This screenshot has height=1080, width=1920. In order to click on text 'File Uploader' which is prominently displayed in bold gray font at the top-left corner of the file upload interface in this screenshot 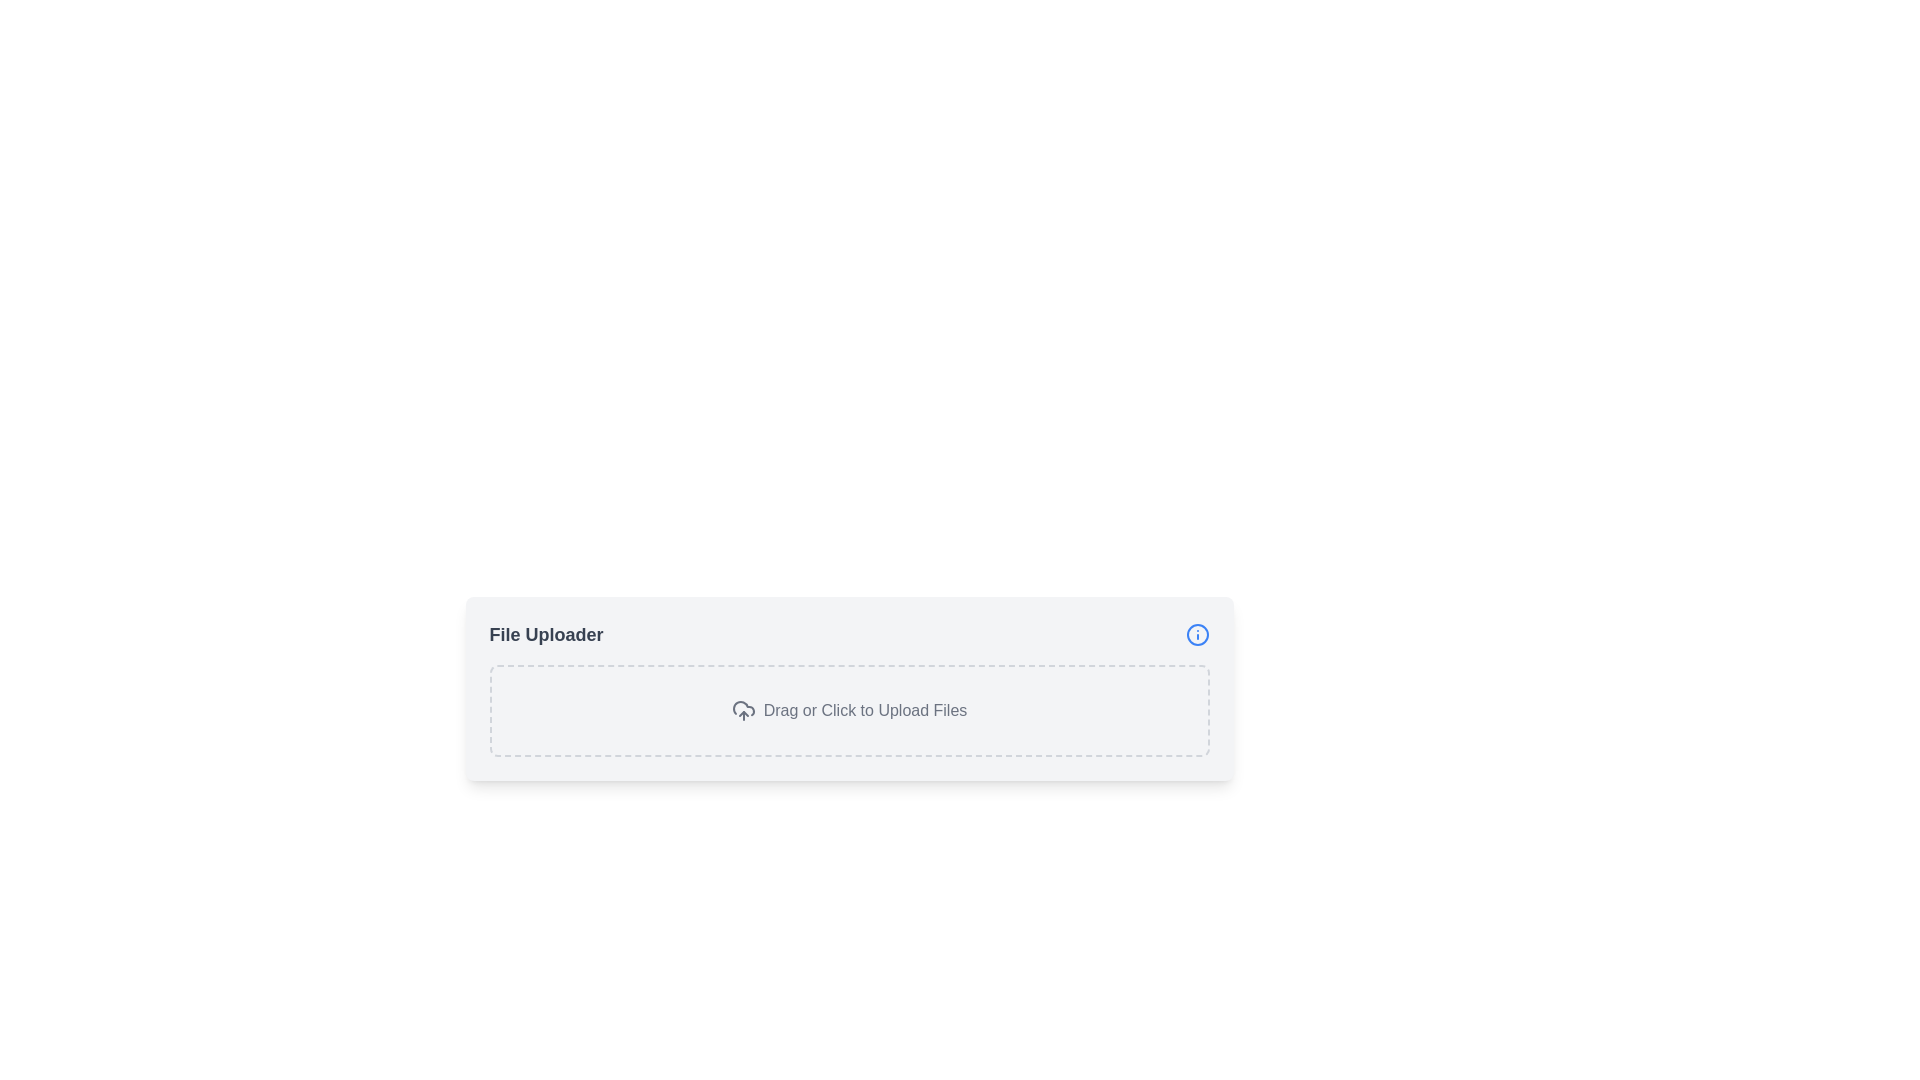, I will do `click(546, 635)`.